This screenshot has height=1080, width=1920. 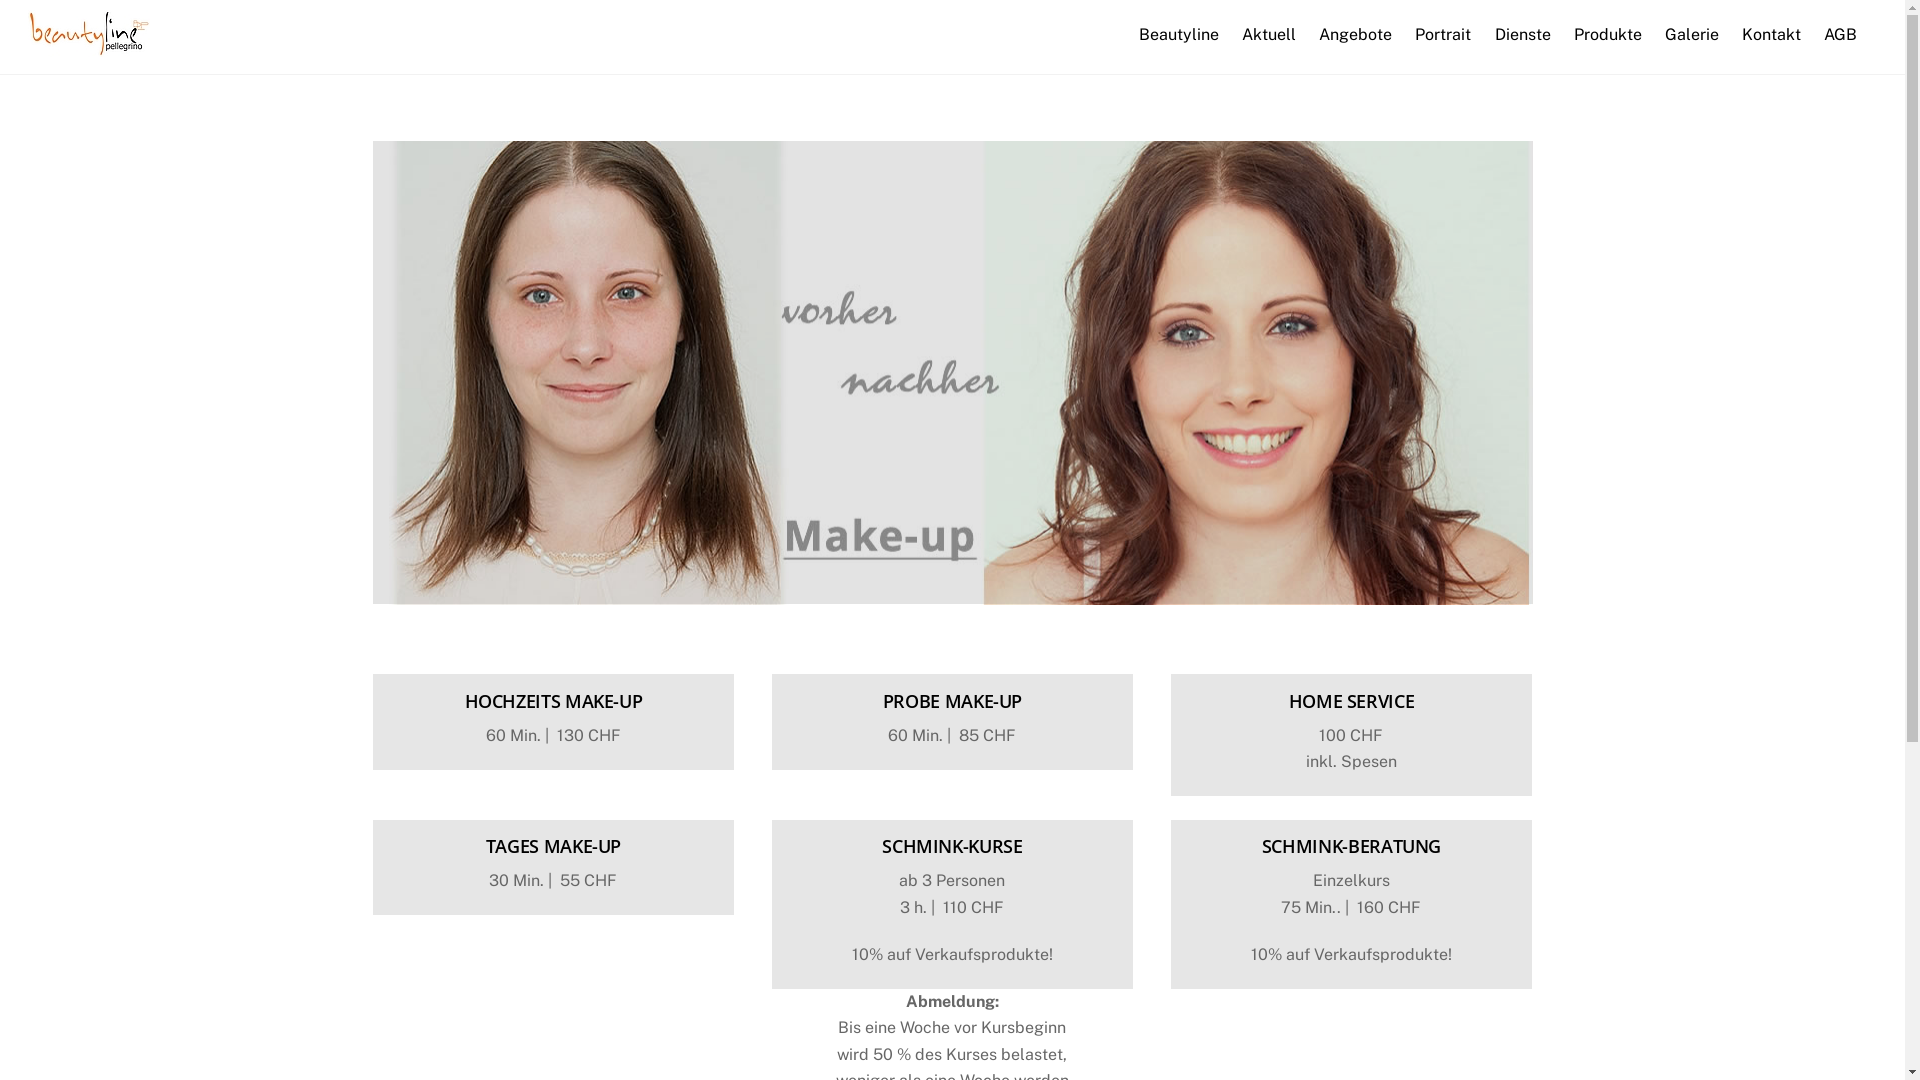 What do you see at coordinates (88, 33) in the screenshot?
I see `'LogoPellegrino47px'` at bounding box center [88, 33].